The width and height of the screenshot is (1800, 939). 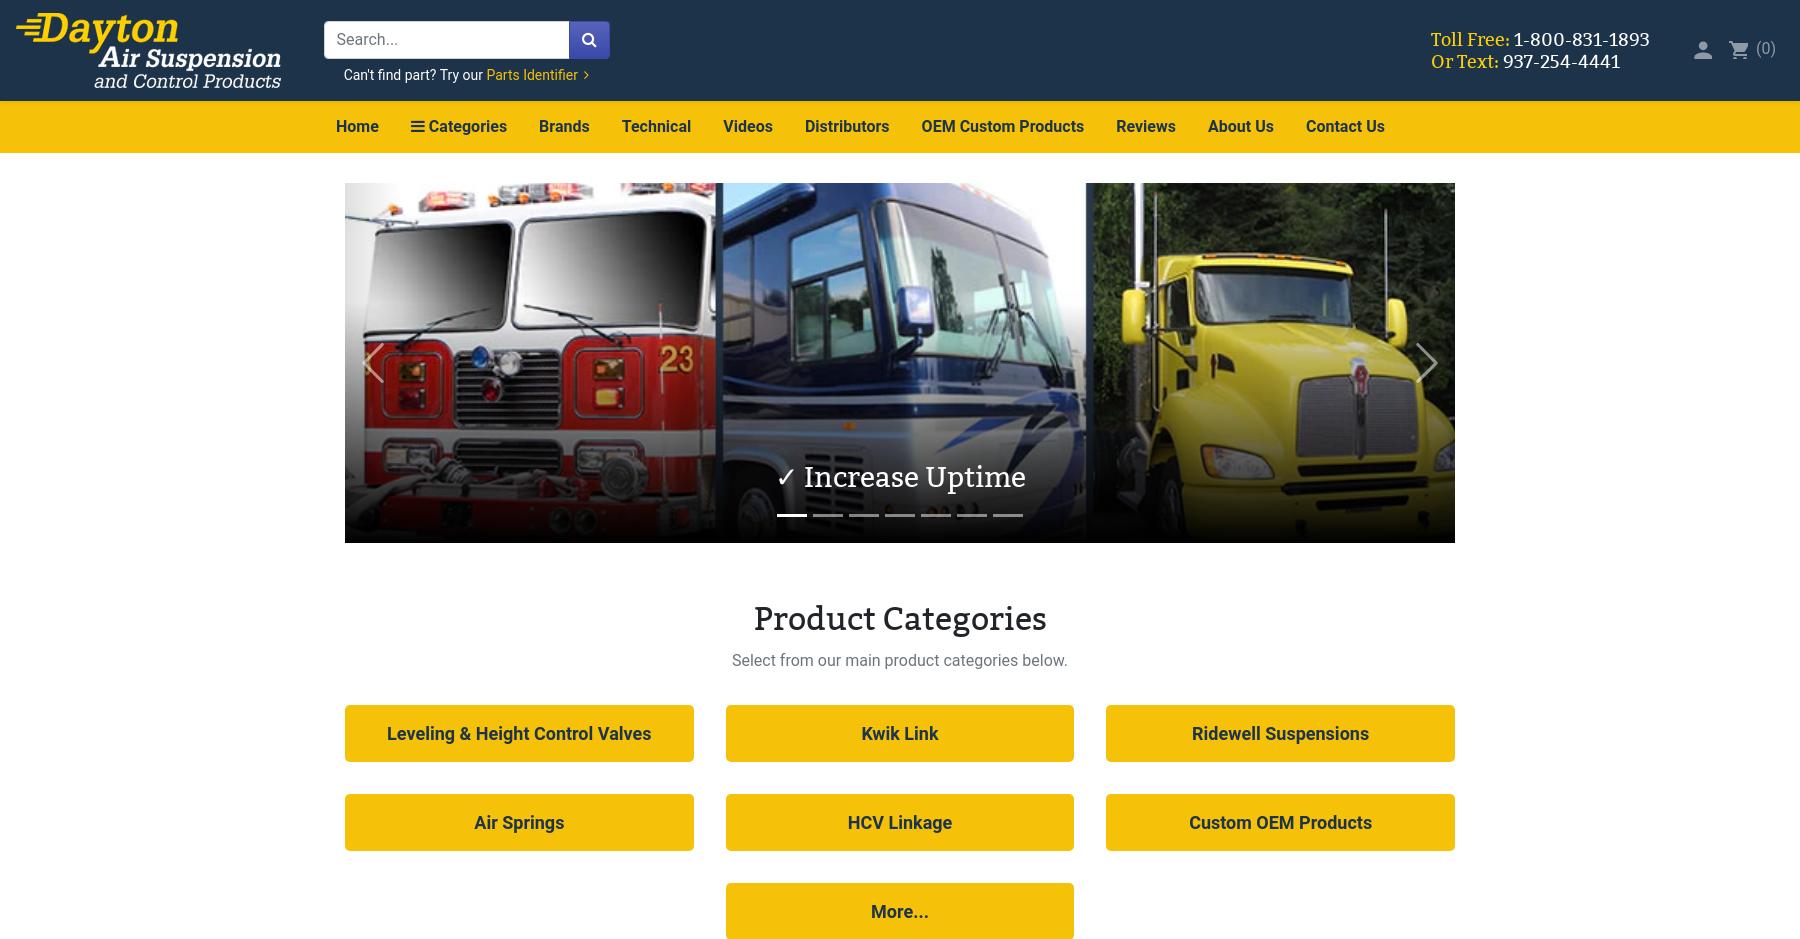 I want to click on 'Toll Free:', so click(x=1469, y=37).